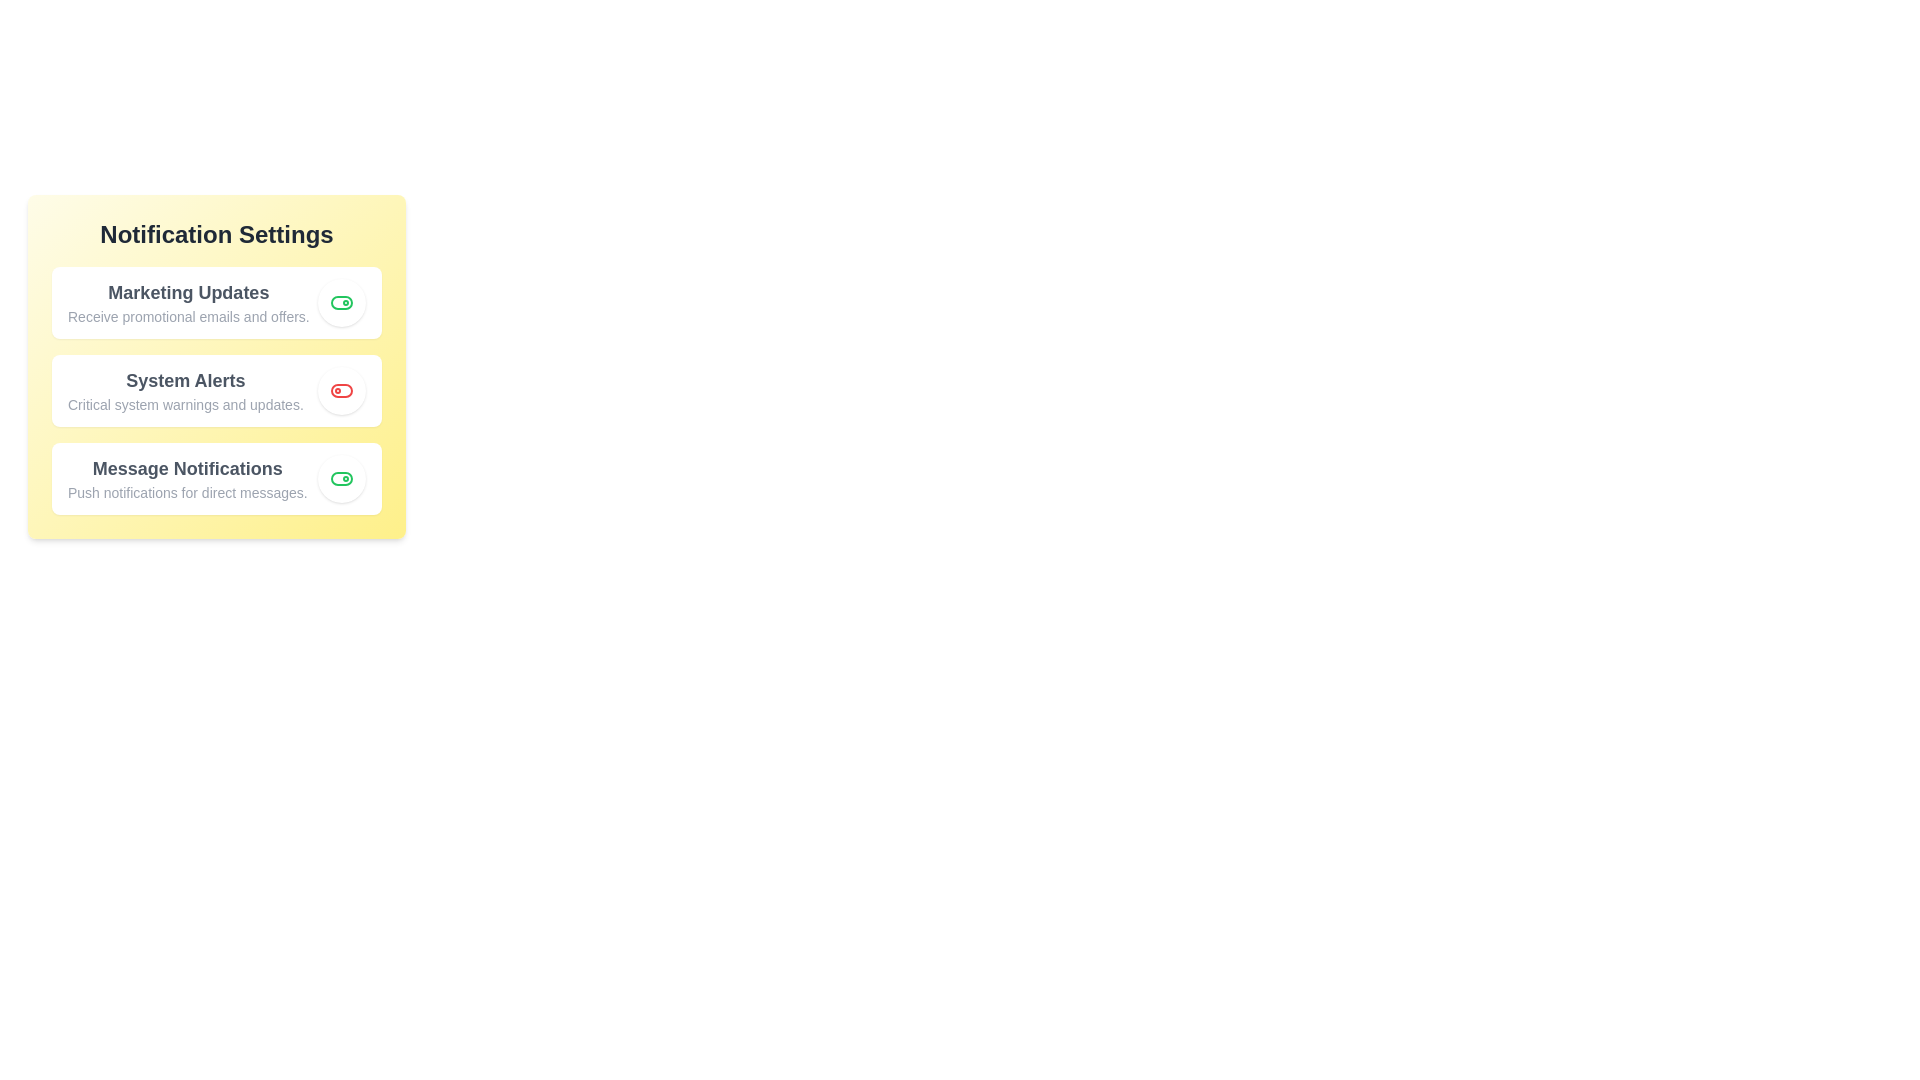  I want to click on the details of a notification type to read more about it, so click(187, 315).